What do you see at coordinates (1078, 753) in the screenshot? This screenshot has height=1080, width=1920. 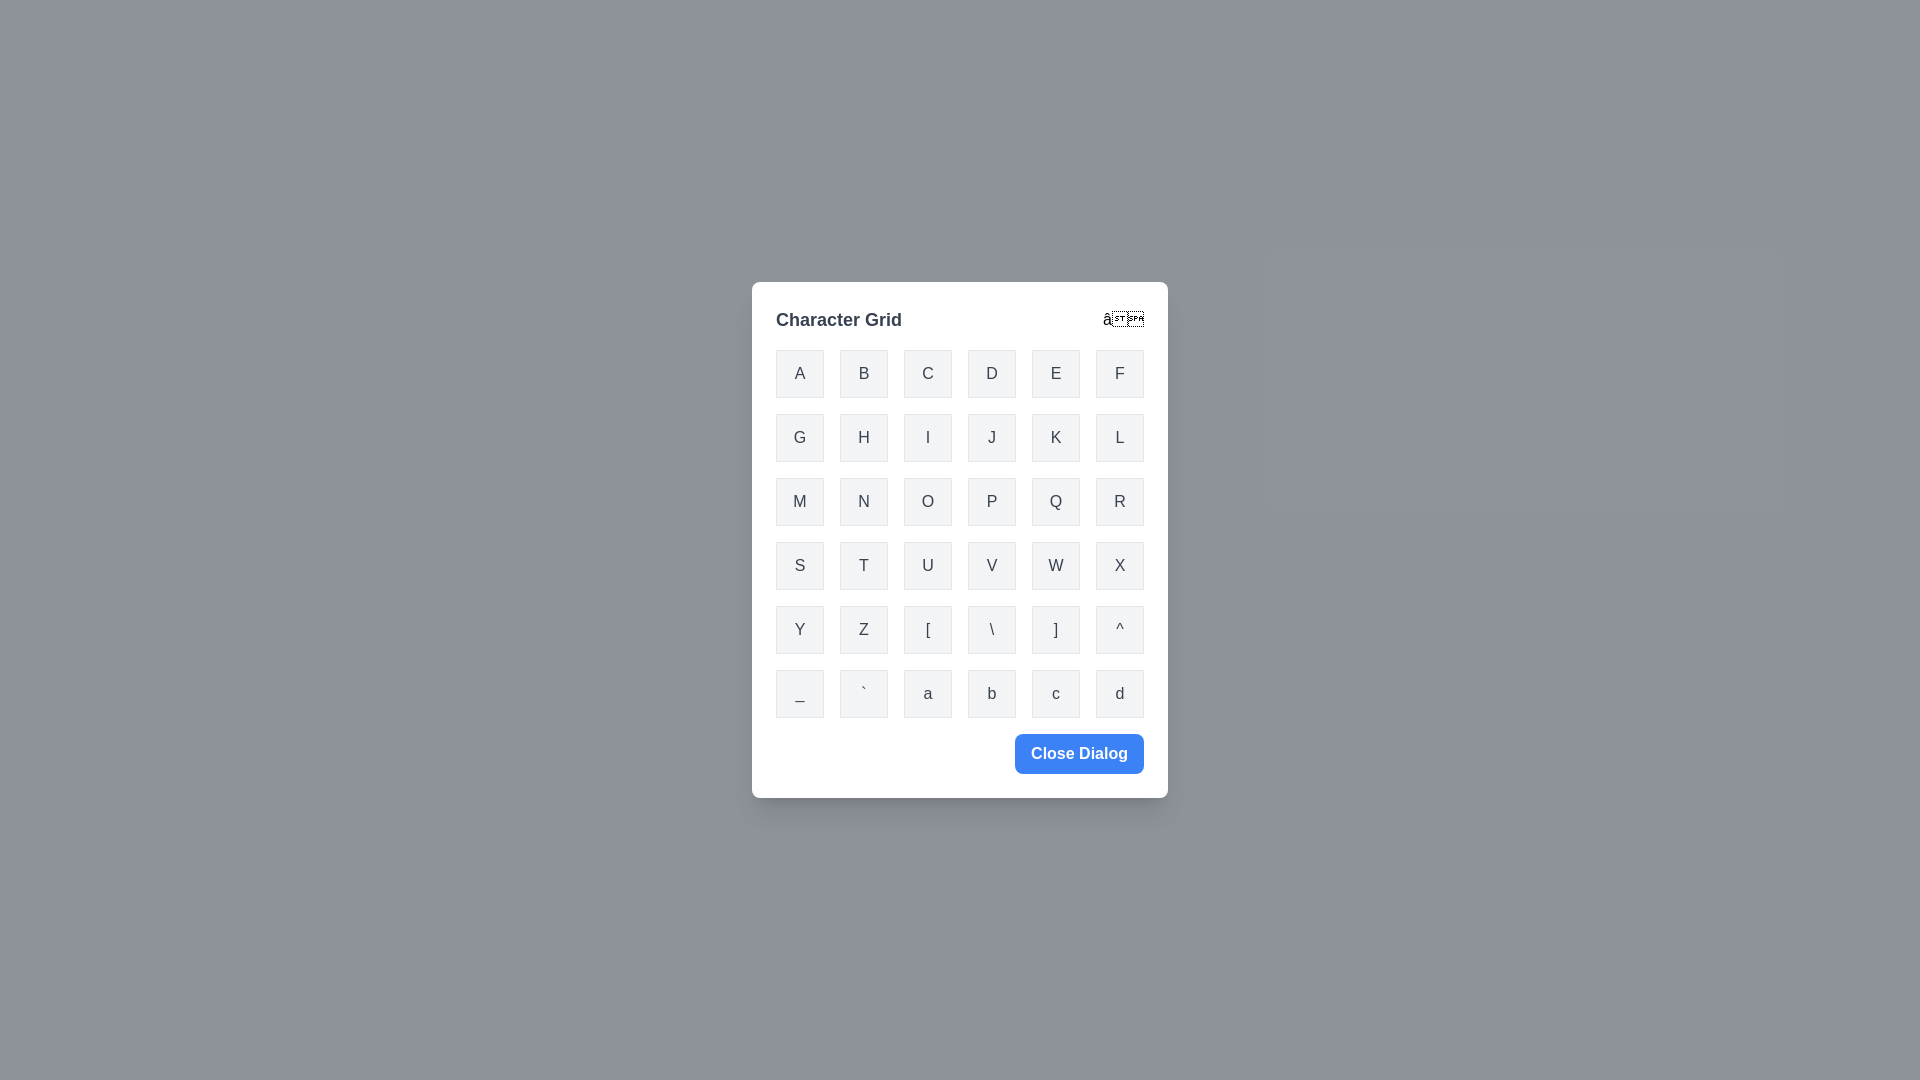 I see `'Close Dialog' button to close the dialog` at bounding box center [1078, 753].